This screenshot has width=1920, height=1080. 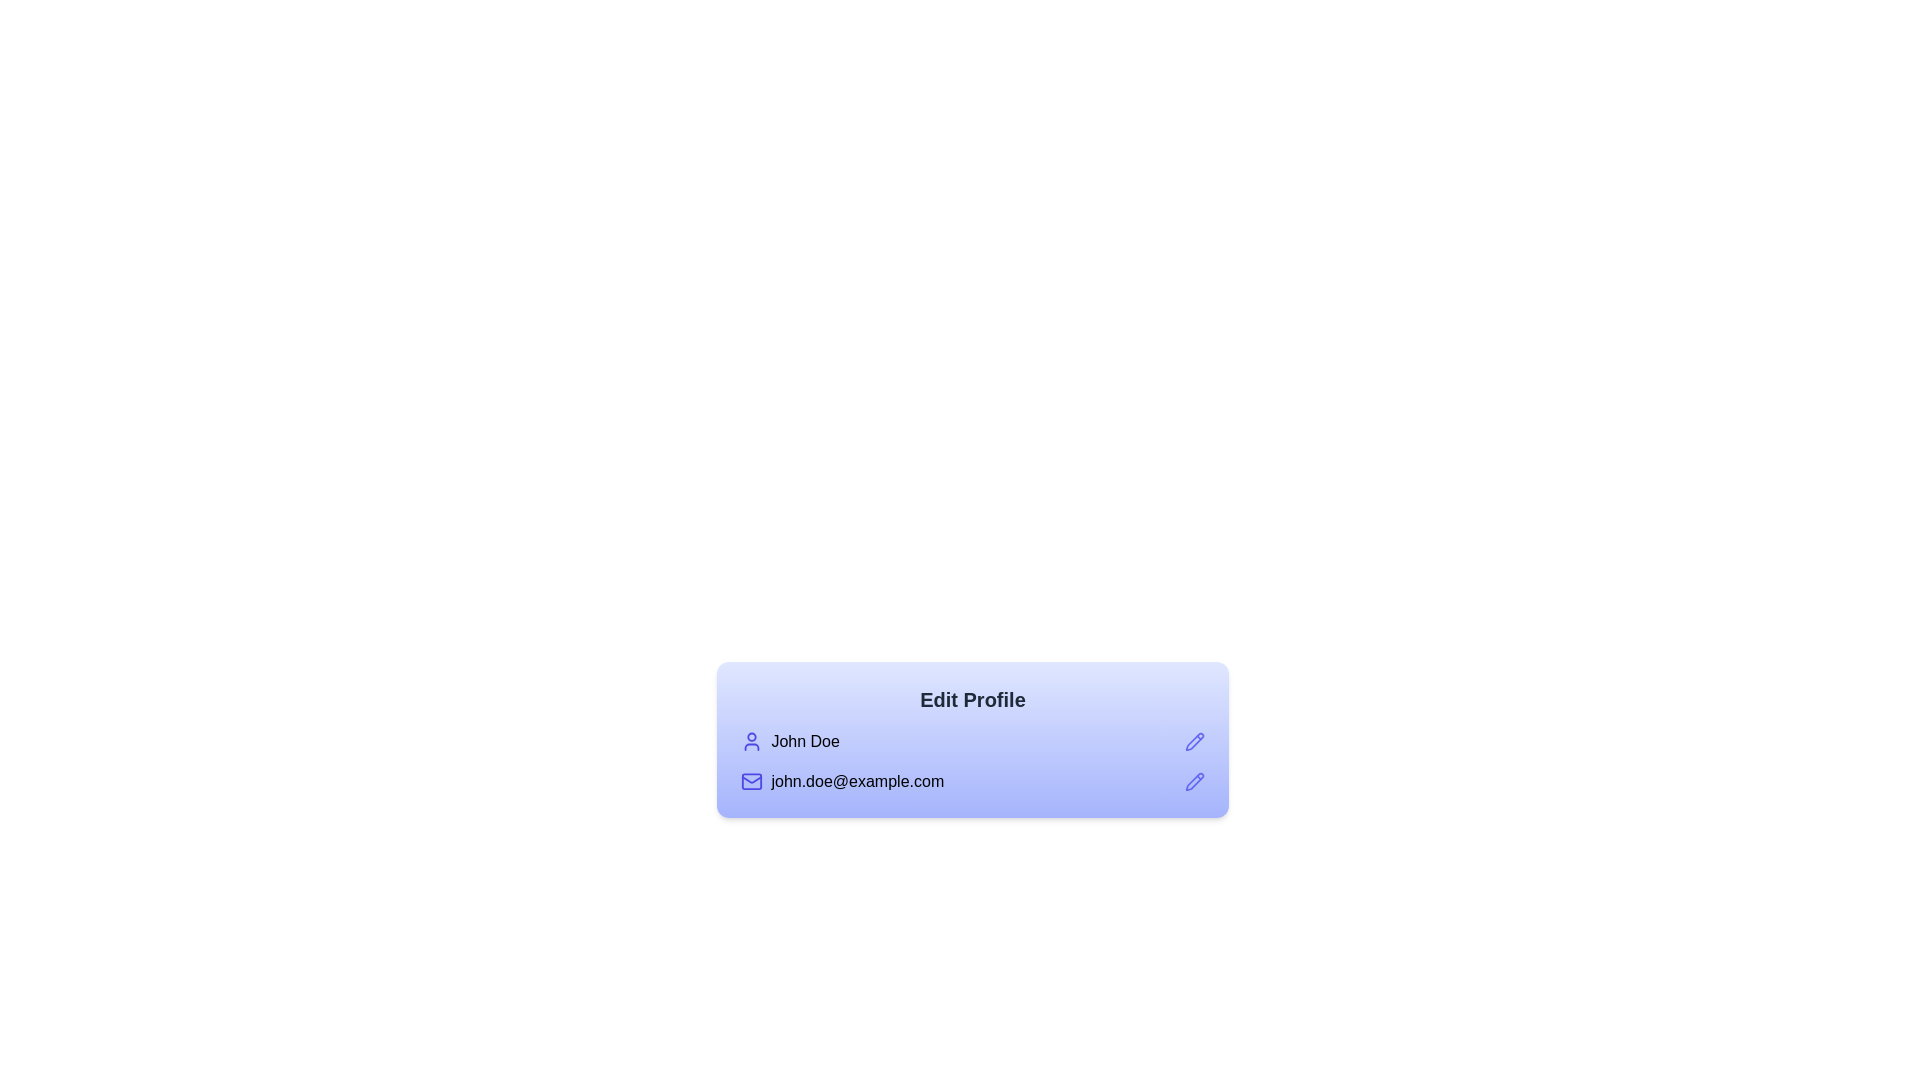 What do you see at coordinates (805, 741) in the screenshot?
I see `displayed text 'John Doe' from the text label, which is positioned to the right of a user-related icon in the profile section` at bounding box center [805, 741].